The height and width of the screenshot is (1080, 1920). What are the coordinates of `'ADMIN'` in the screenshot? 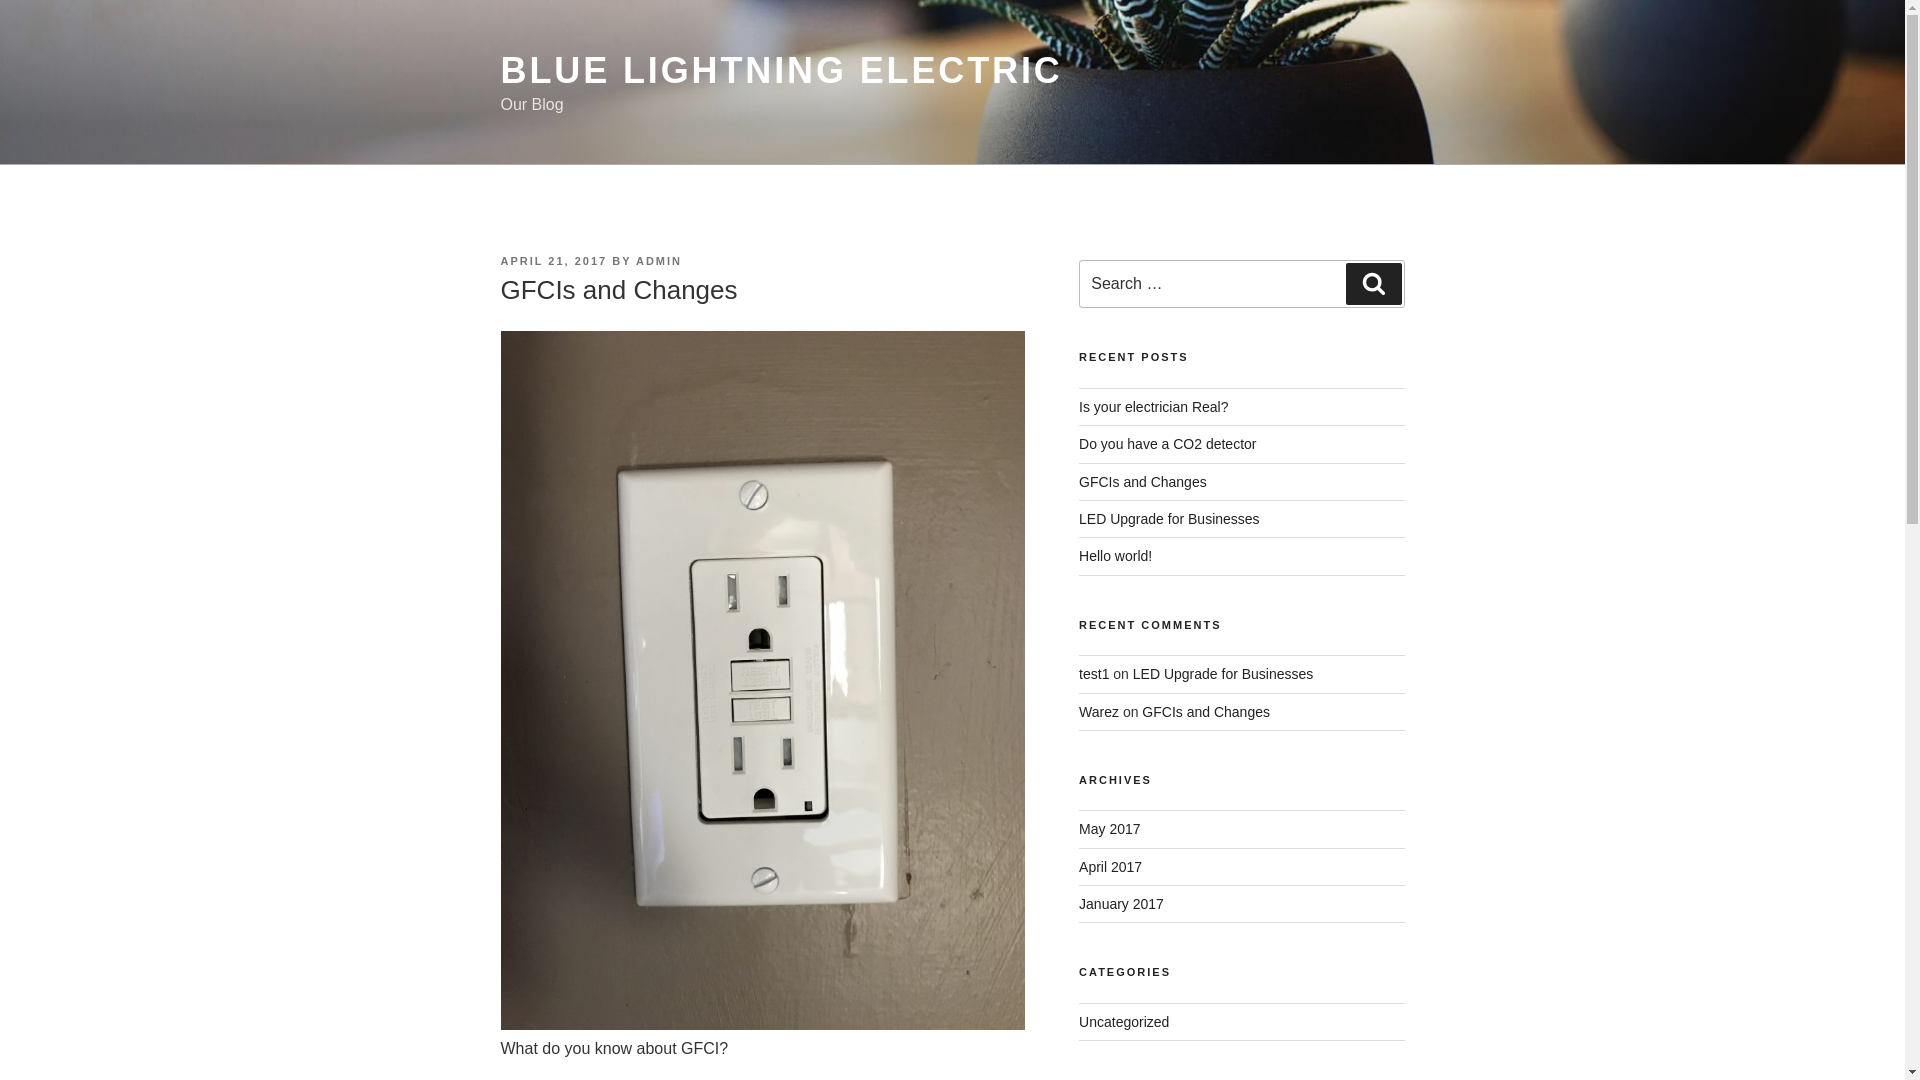 It's located at (634, 260).